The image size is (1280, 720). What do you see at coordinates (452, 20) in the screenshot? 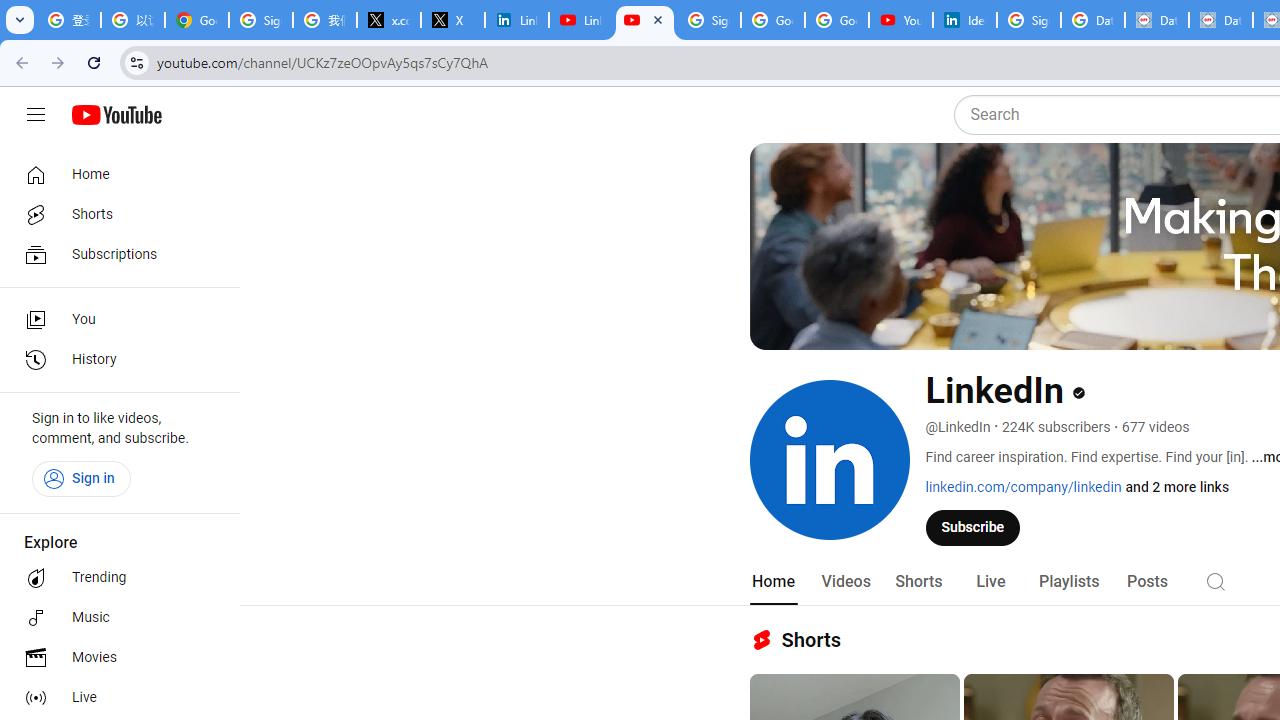
I see `'X'` at bounding box center [452, 20].